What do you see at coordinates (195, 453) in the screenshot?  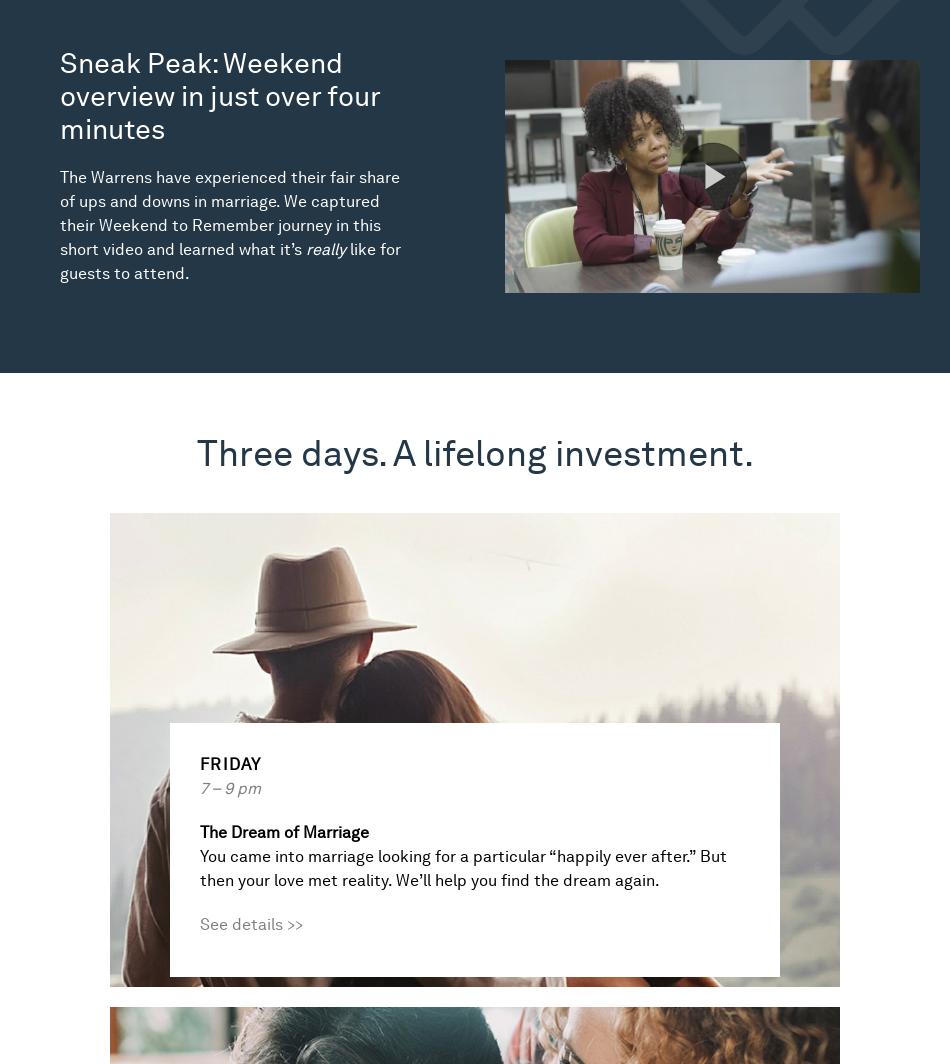 I see `'Three days. A lifelong investment.'` at bounding box center [195, 453].